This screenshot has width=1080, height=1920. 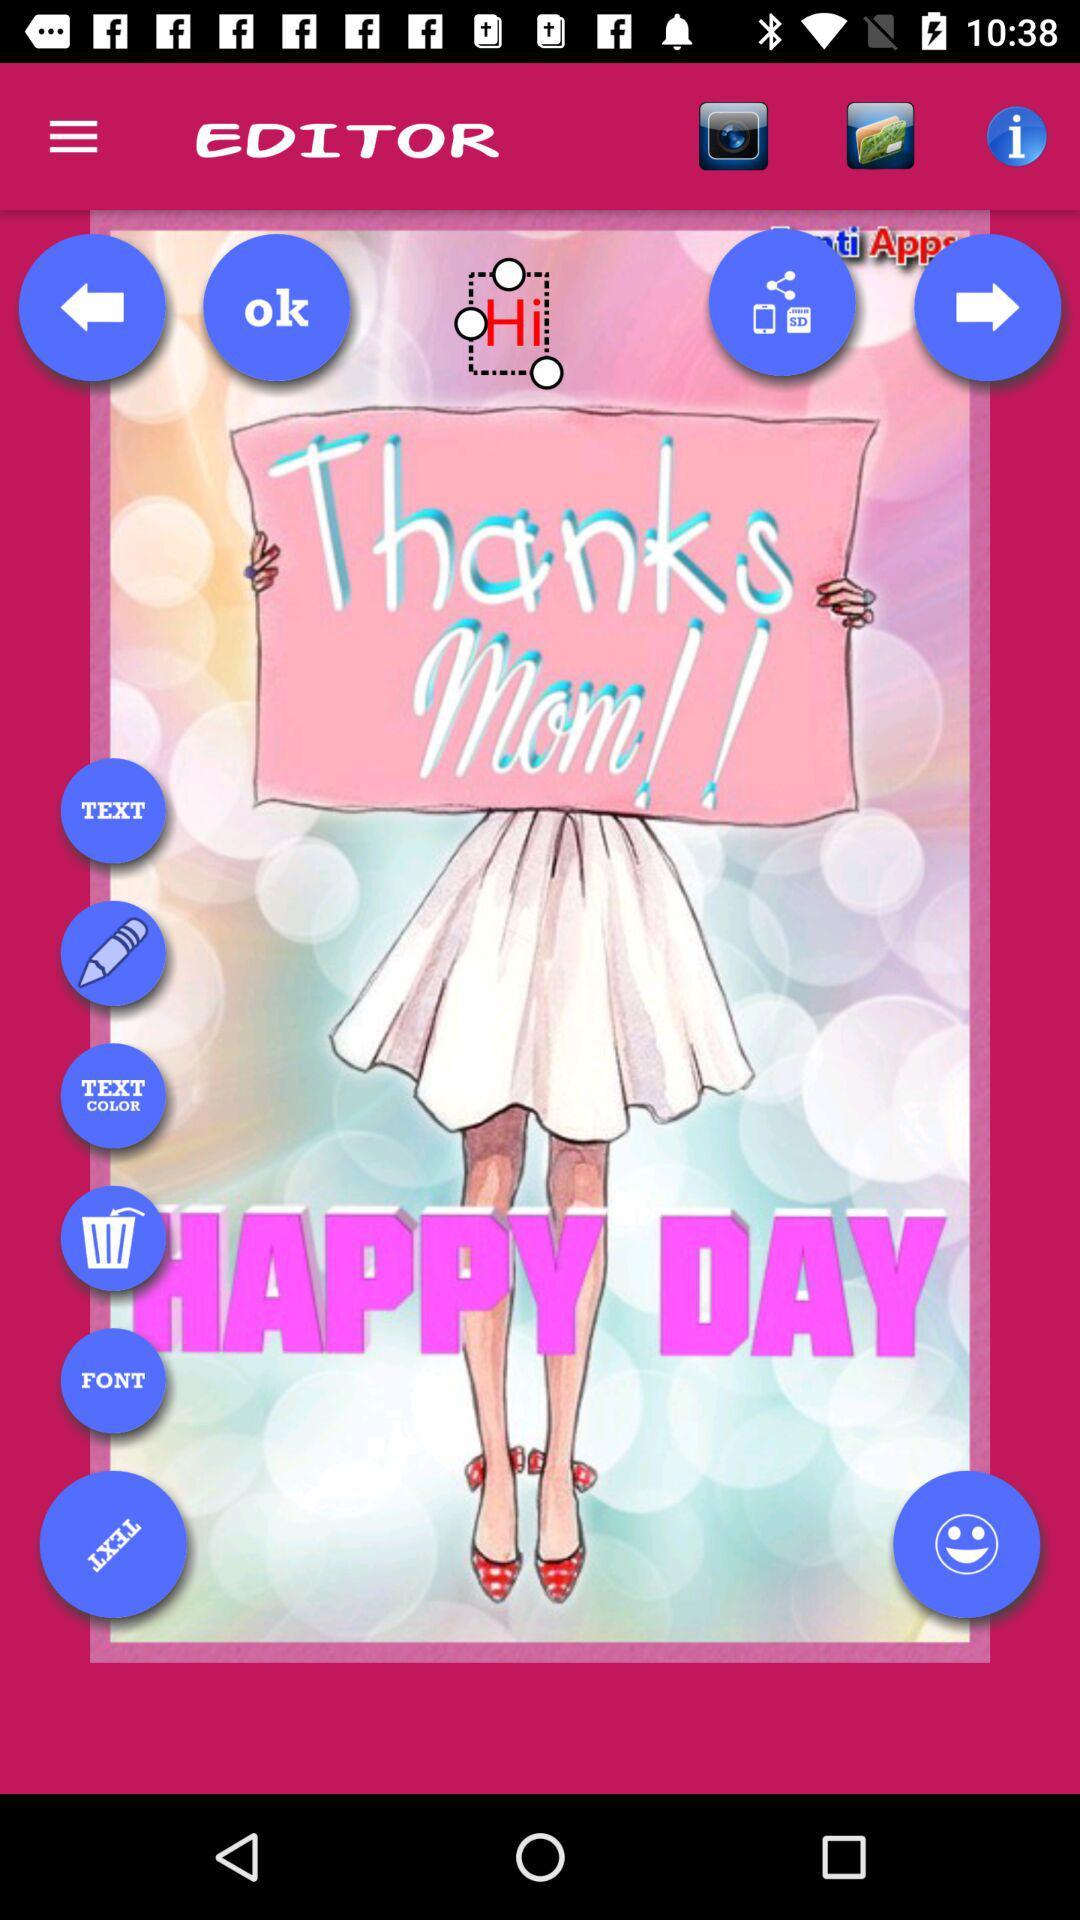 I want to click on use drawing tool, so click(x=113, y=952).